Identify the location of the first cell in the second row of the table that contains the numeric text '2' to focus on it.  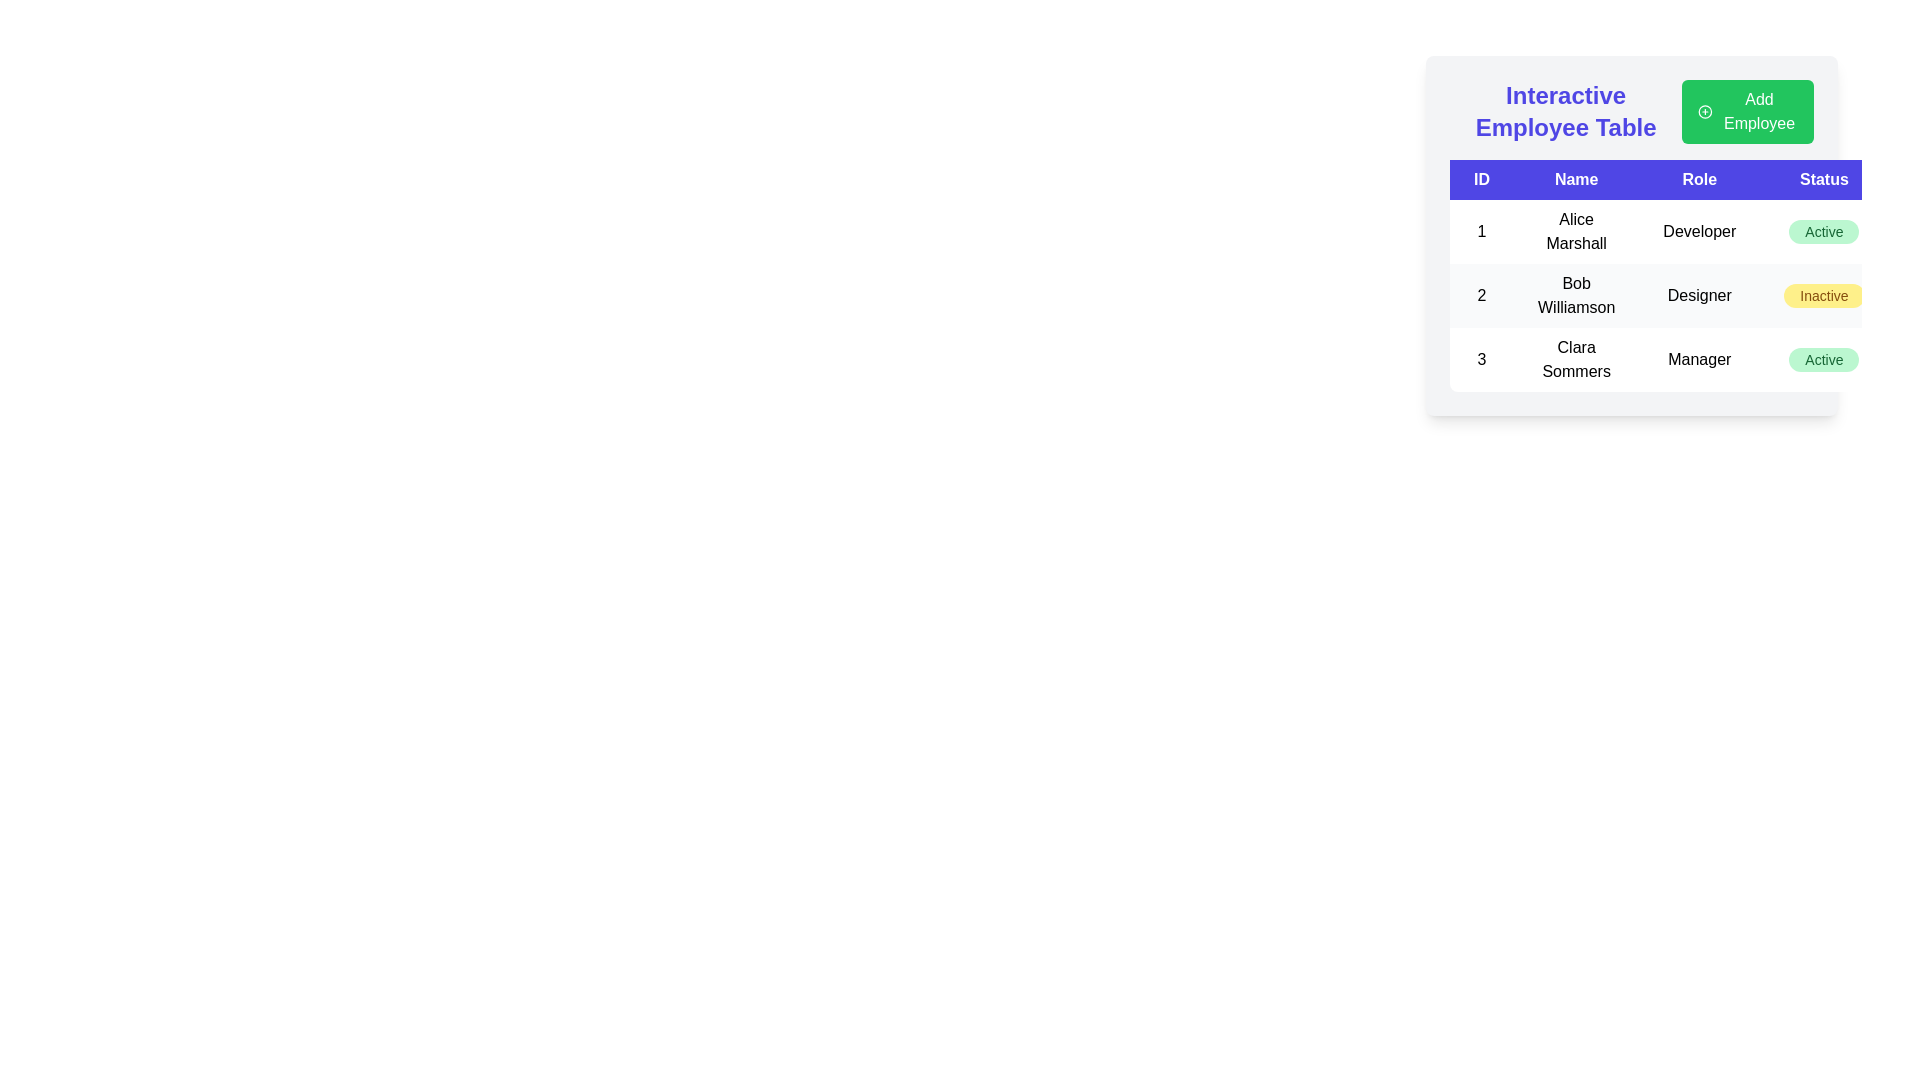
(1482, 296).